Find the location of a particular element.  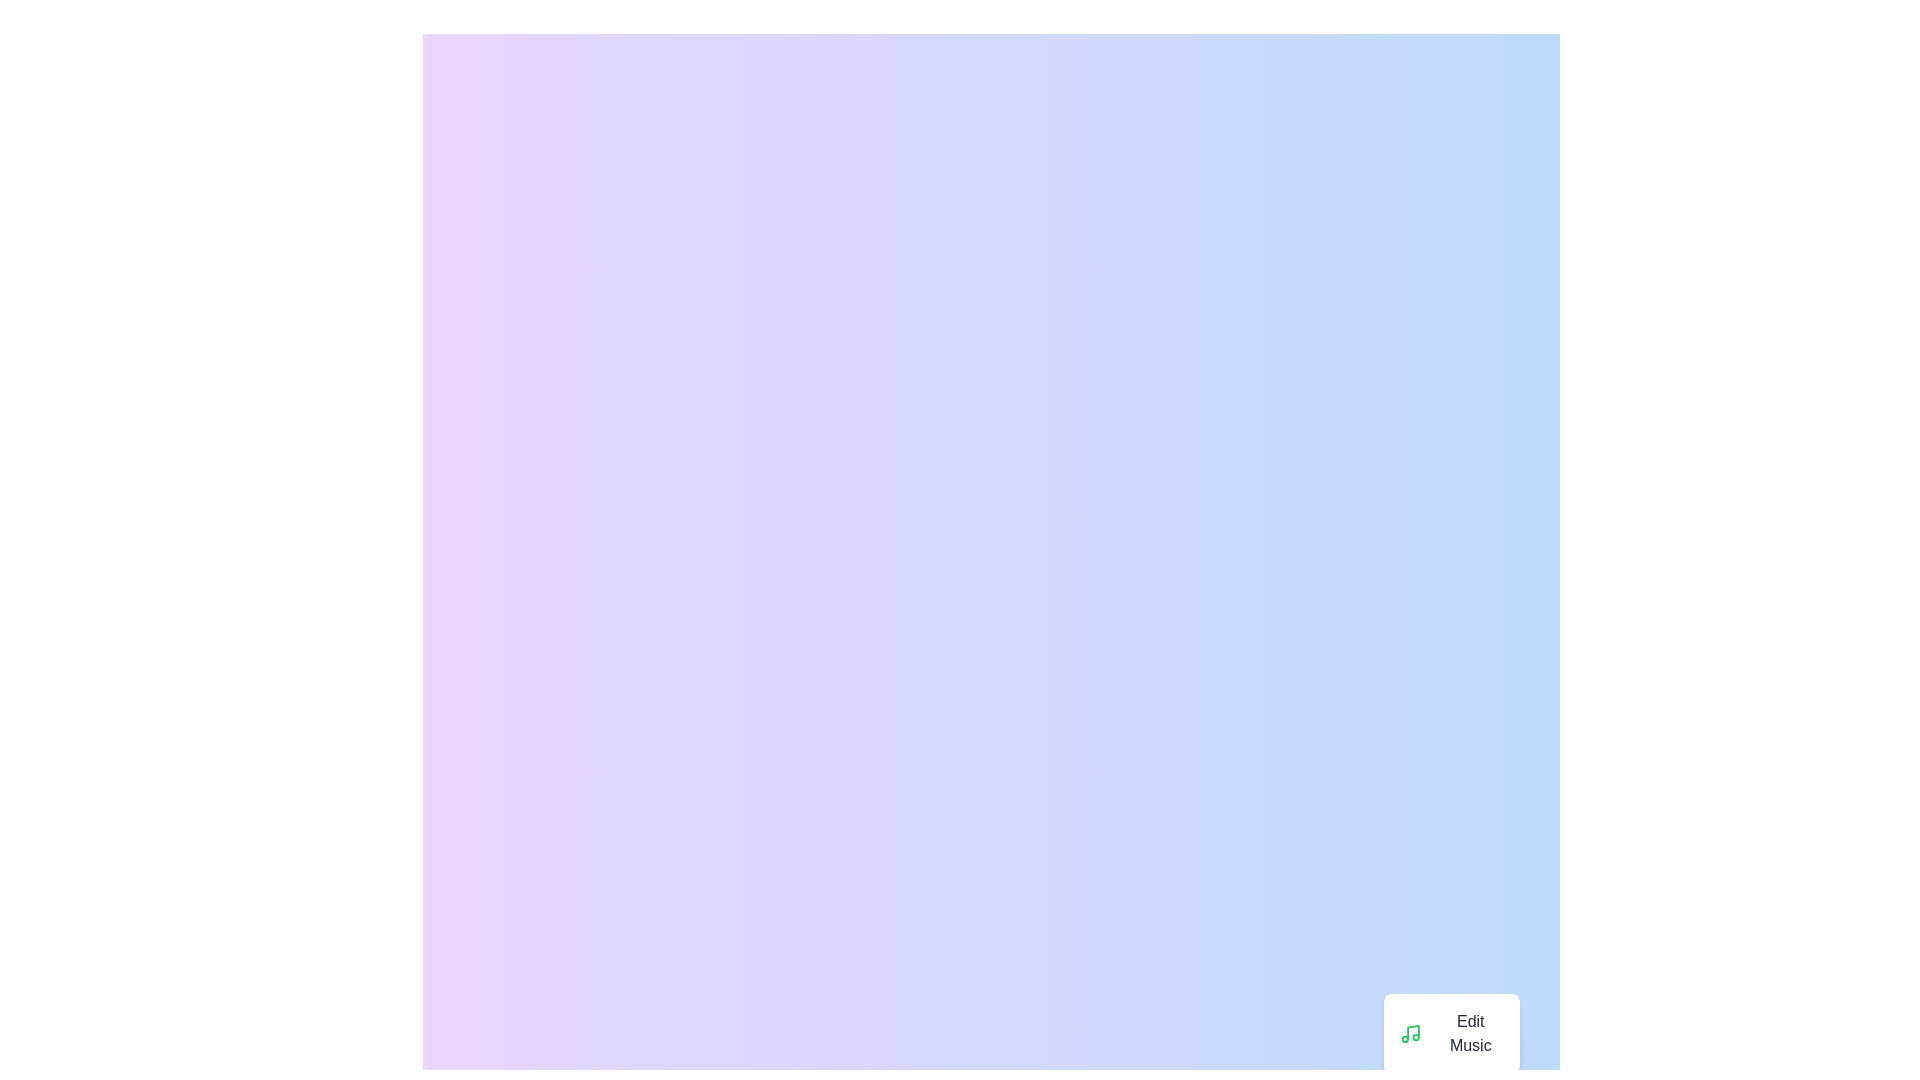

the 'Edit Music' button is located at coordinates (1451, 1033).